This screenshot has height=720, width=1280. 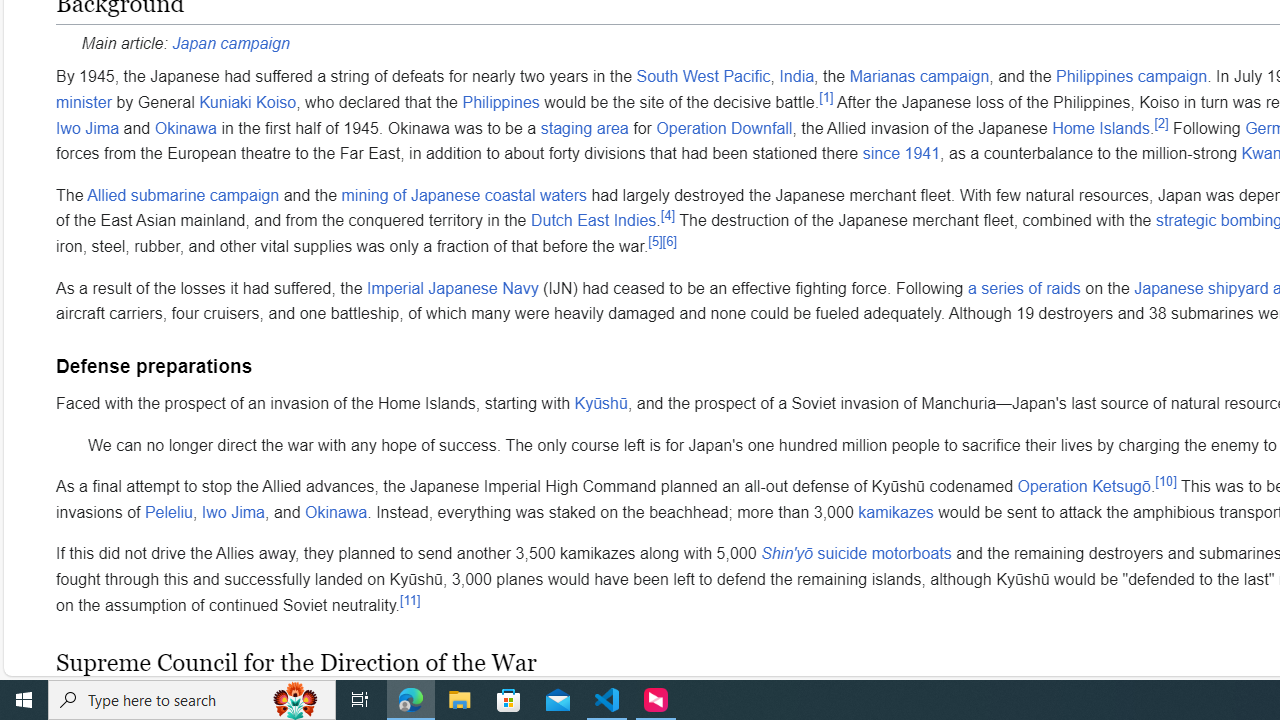 I want to click on 'Japan campaign', so click(x=231, y=42).